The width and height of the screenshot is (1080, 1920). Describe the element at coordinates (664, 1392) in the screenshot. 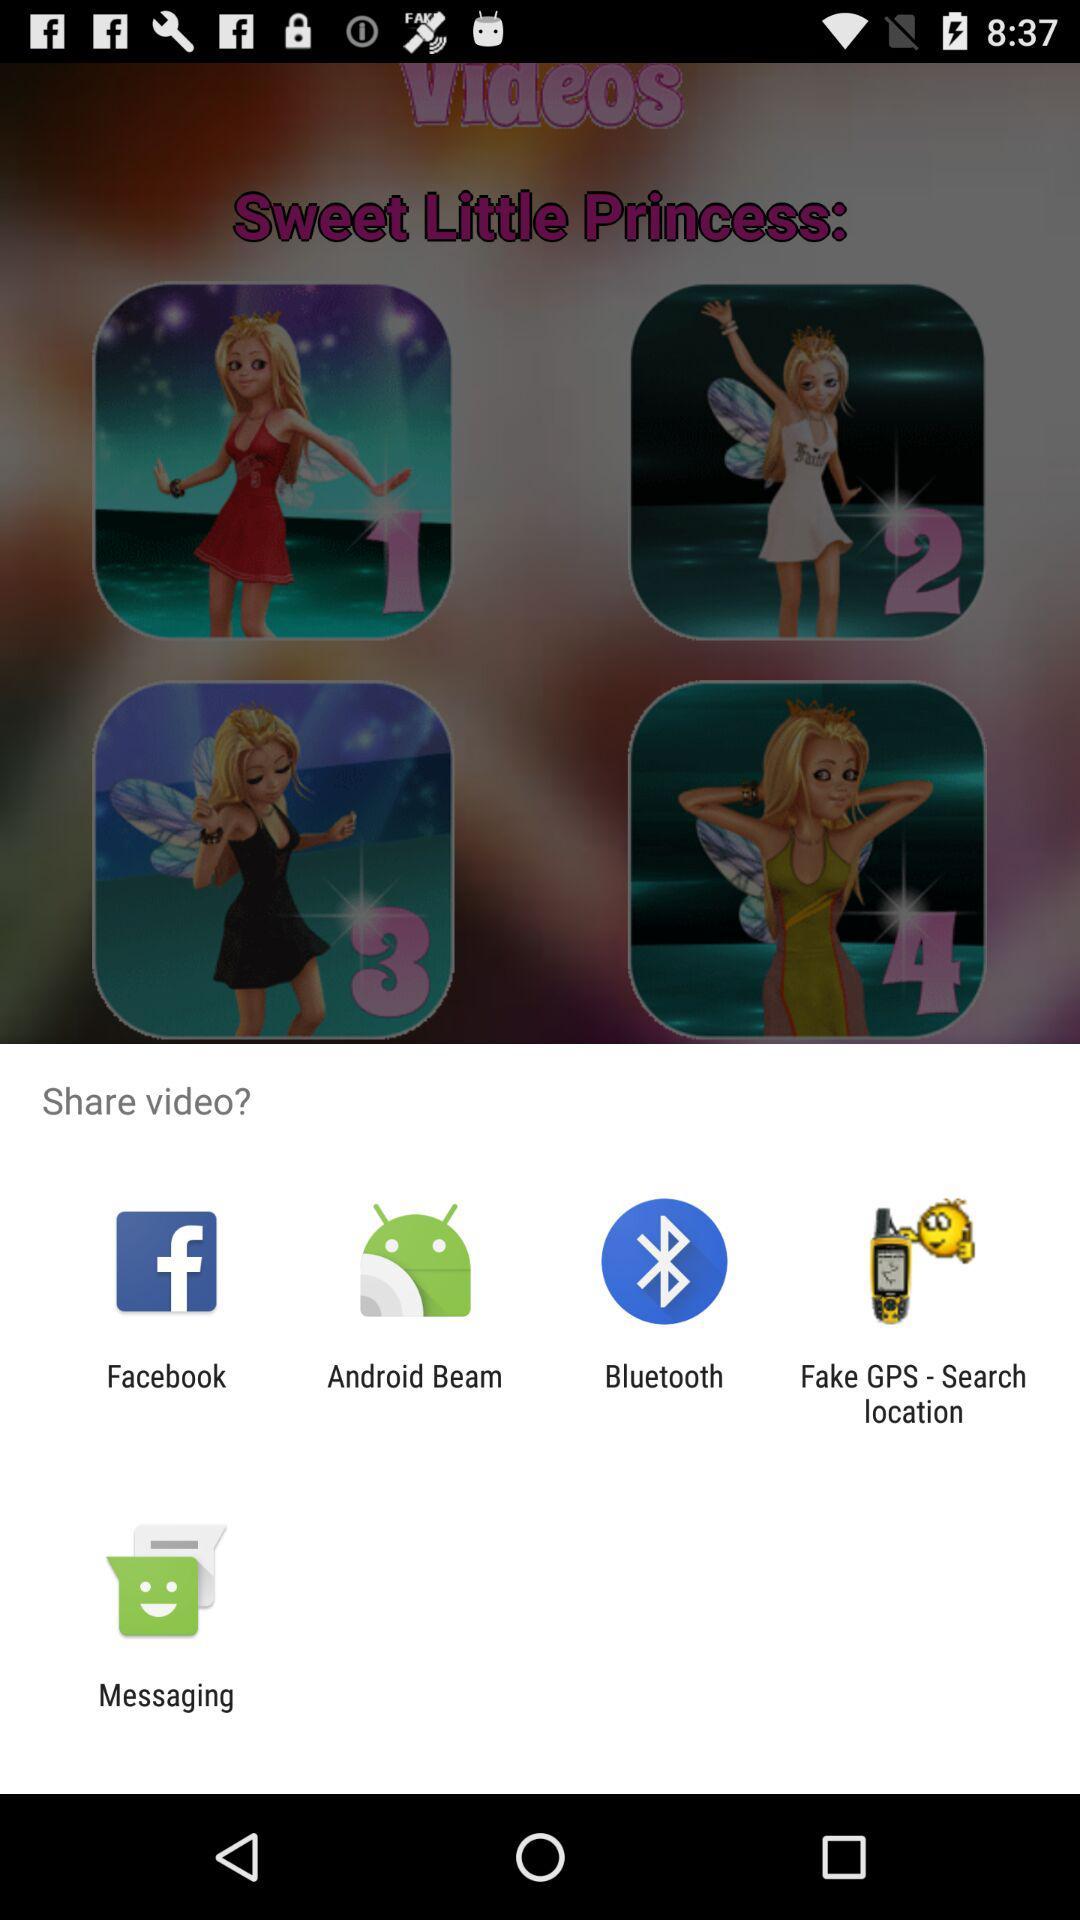

I see `app next to fake gps search` at that location.